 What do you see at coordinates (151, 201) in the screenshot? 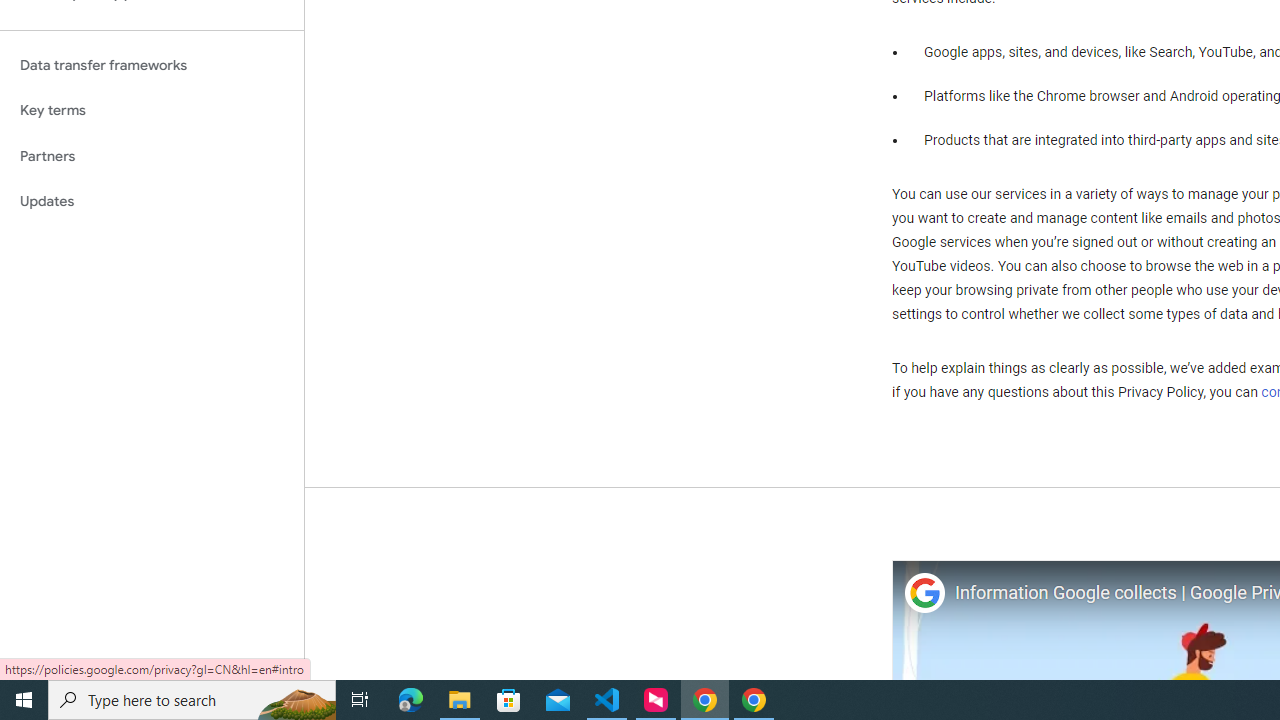
I see `'Updates'` at bounding box center [151, 201].